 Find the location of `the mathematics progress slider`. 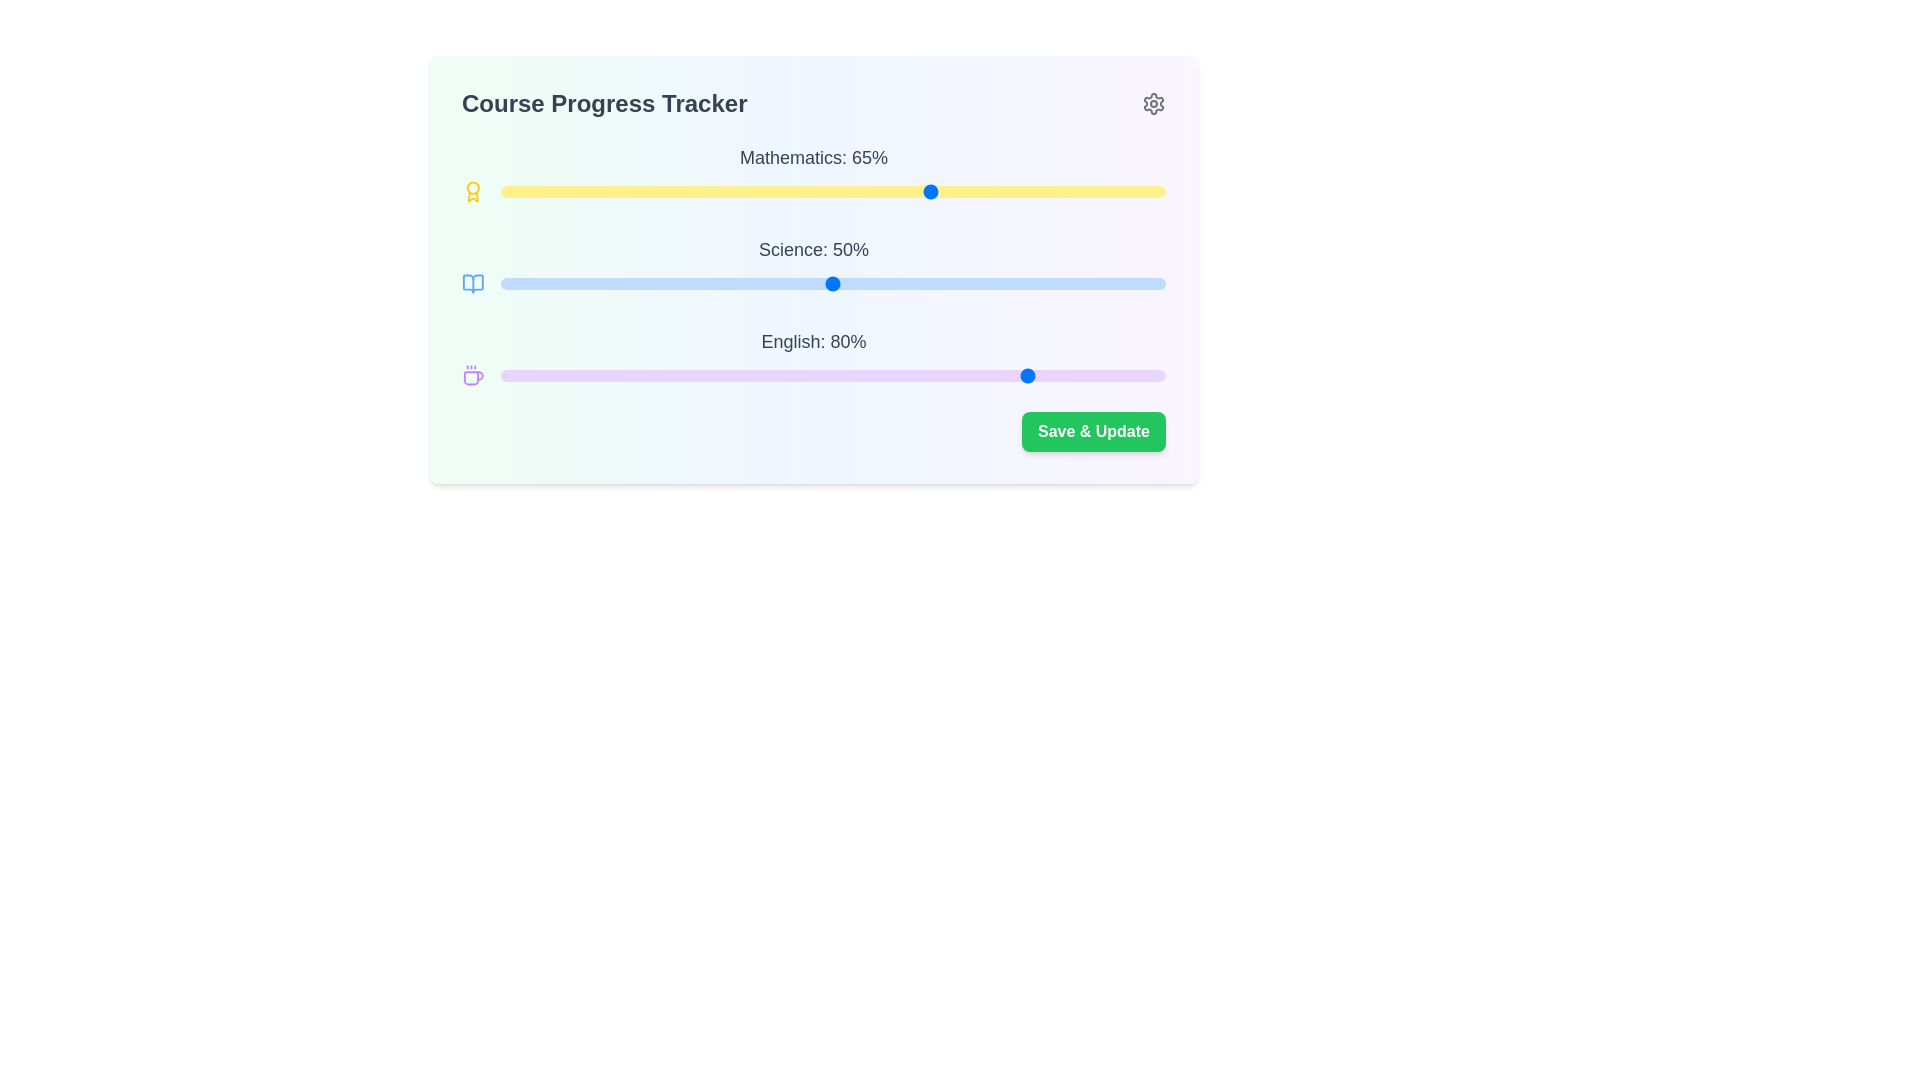

the mathematics progress slider is located at coordinates (999, 192).